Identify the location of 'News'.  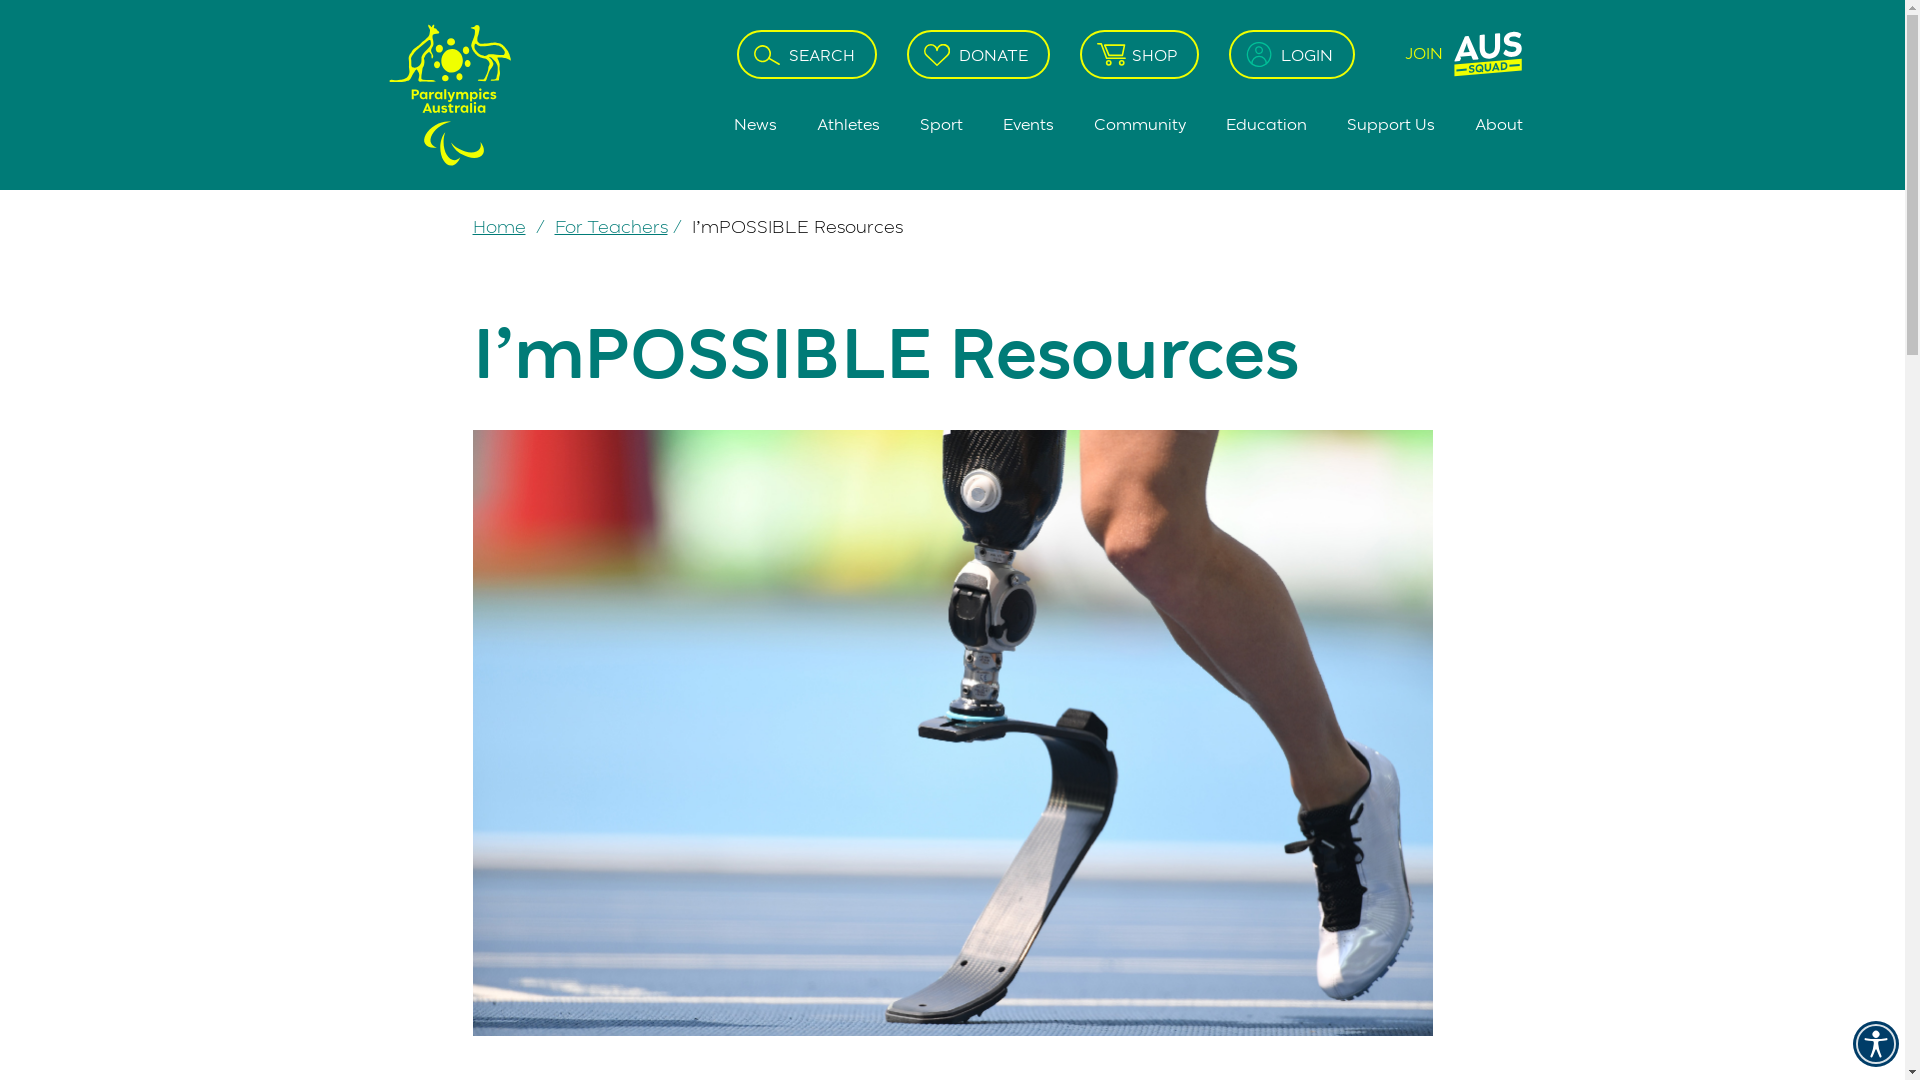
(754, 123).